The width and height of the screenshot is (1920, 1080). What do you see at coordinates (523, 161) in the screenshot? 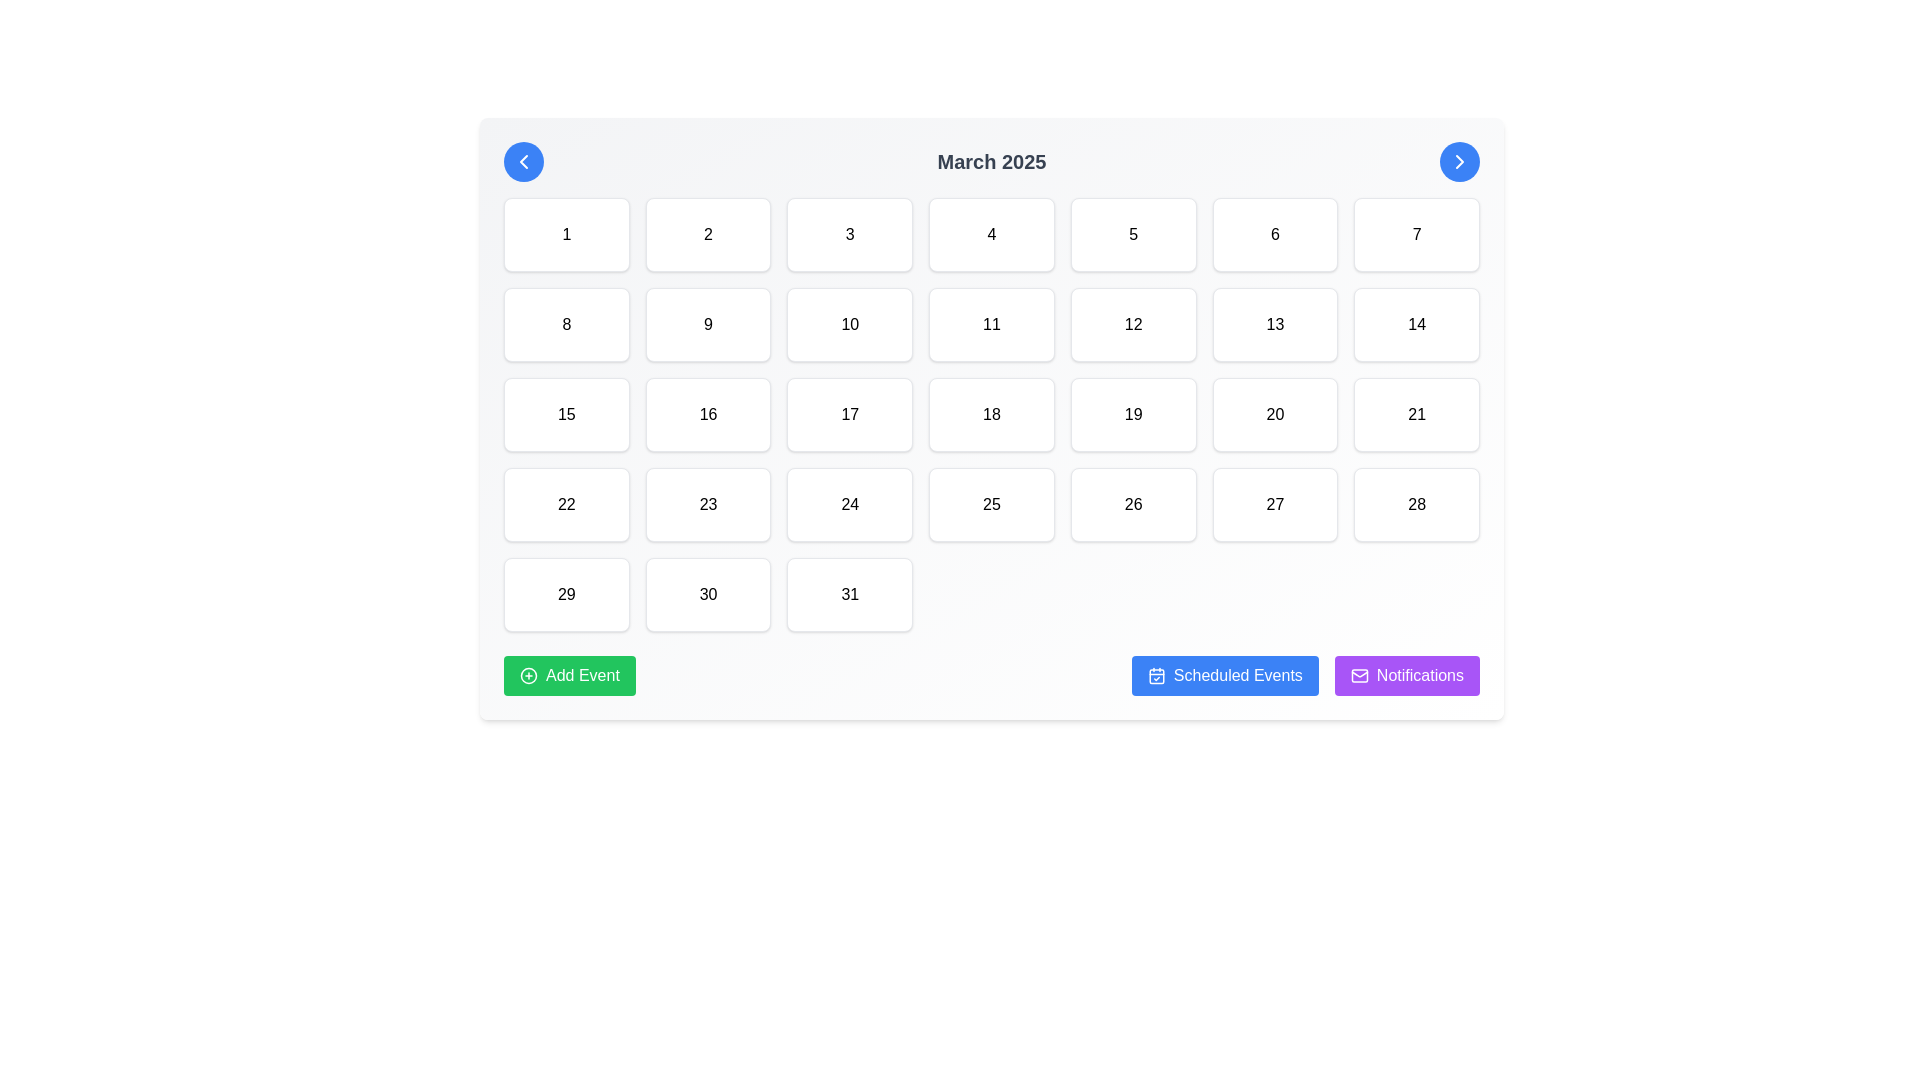
I see `the rounded blue button with a white left-facing arrow icon` at bounding box center [523, 161].